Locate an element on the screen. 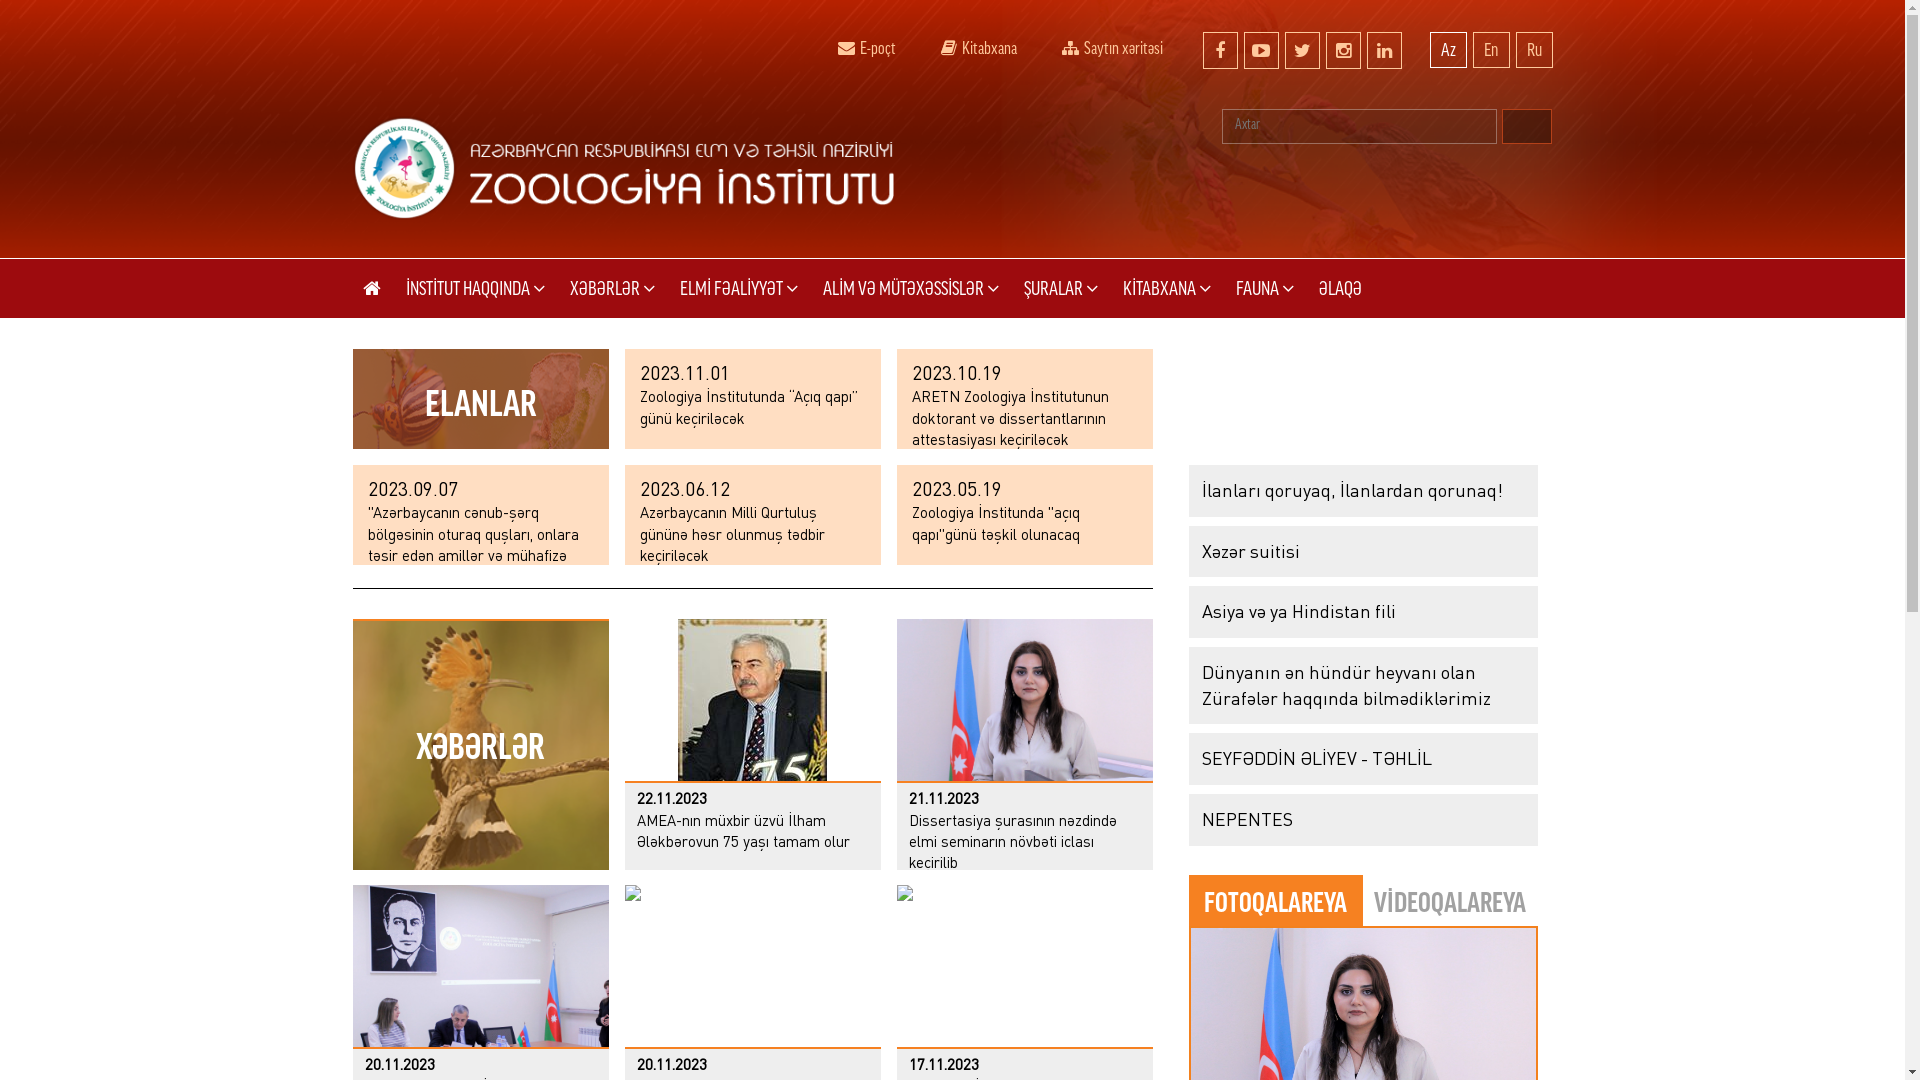 Image resolution: width=1920 pixels, height=1080 pixels. 'Kitabxana' is located at coordinates (947, 47).